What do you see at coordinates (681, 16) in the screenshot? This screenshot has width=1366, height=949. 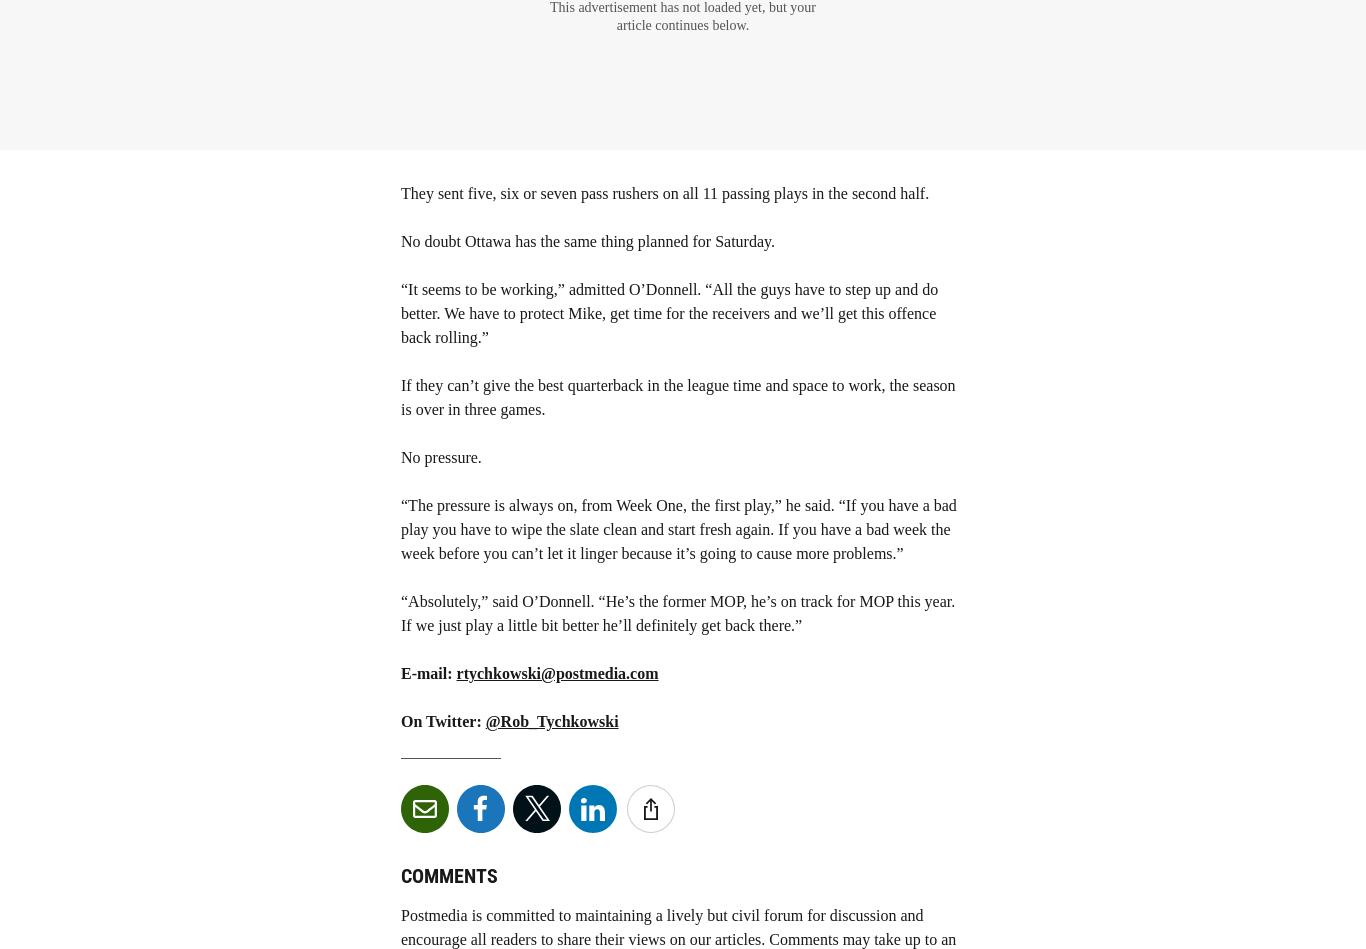 I see `'This advertisement has not loaded yet, but your article continues below.'` at bounding box center [681, 16].